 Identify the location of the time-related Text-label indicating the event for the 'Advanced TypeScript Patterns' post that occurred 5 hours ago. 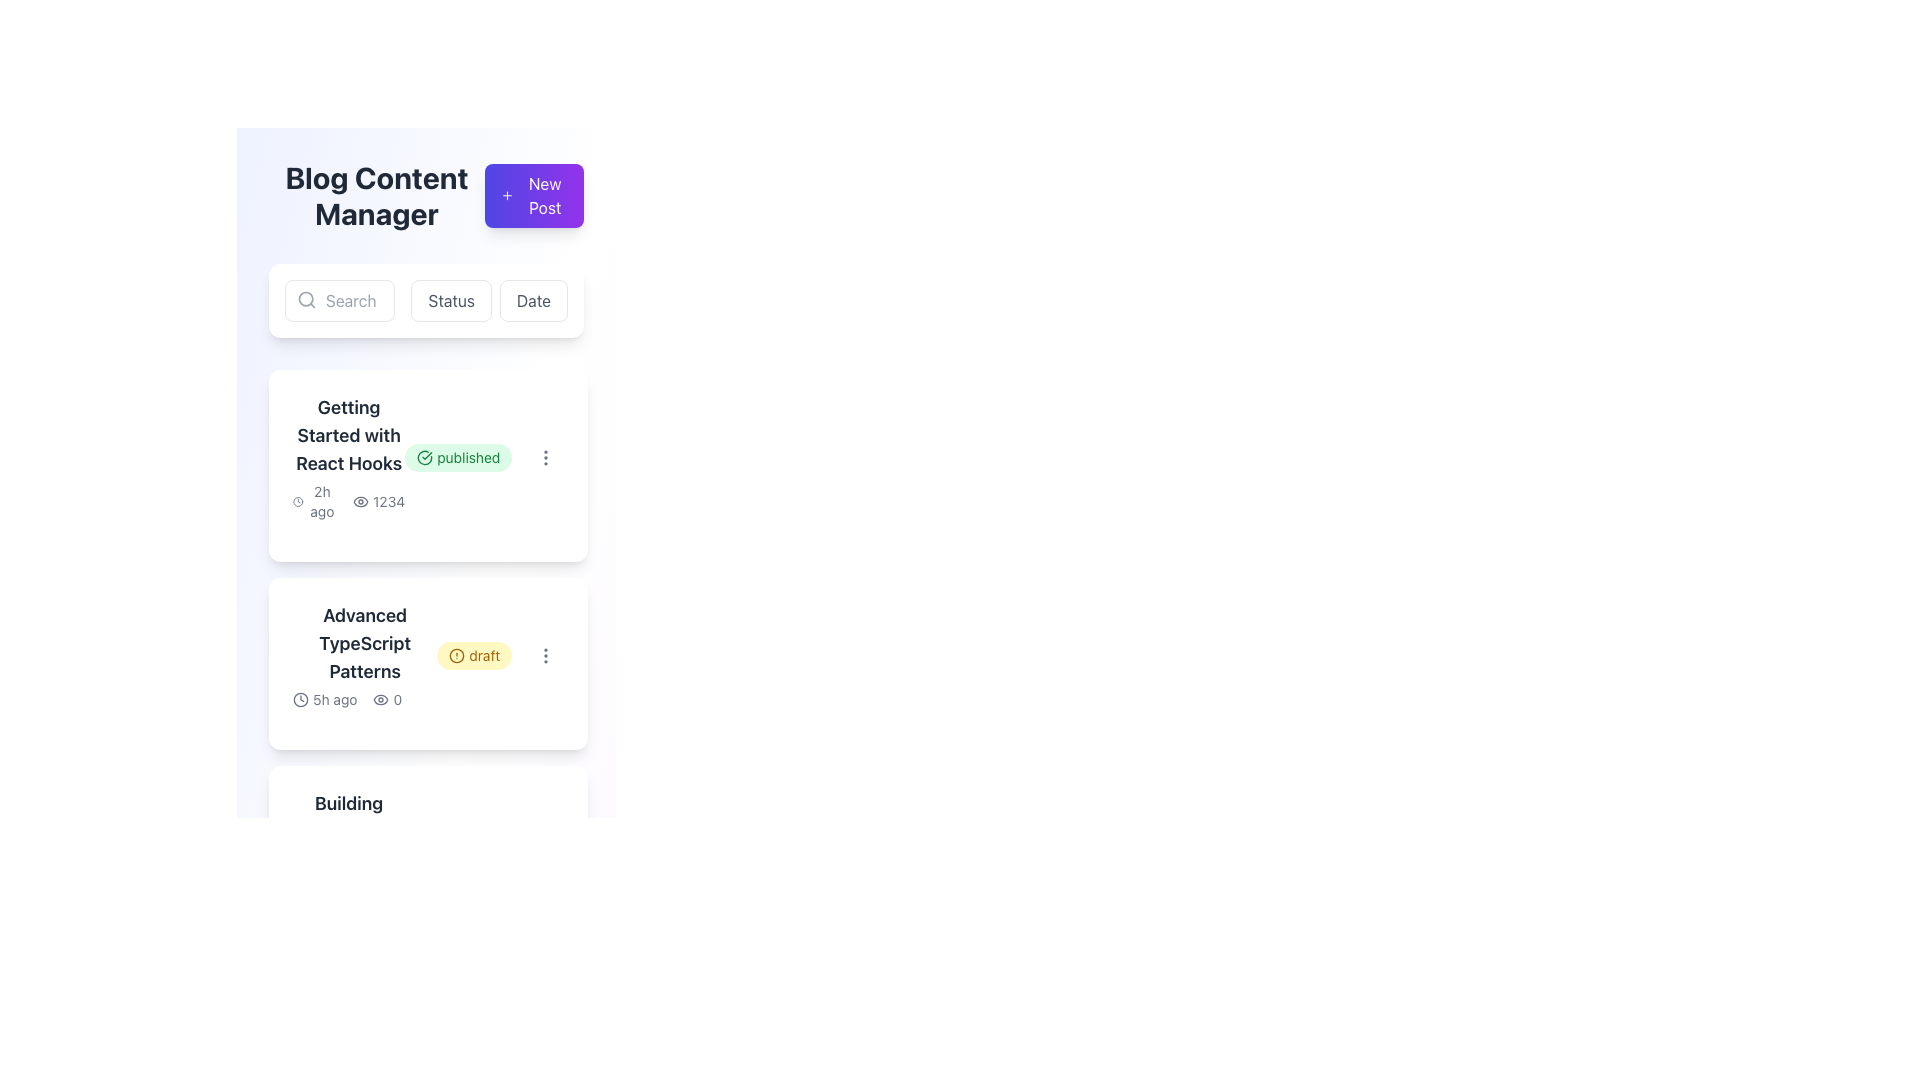
(325, 698).